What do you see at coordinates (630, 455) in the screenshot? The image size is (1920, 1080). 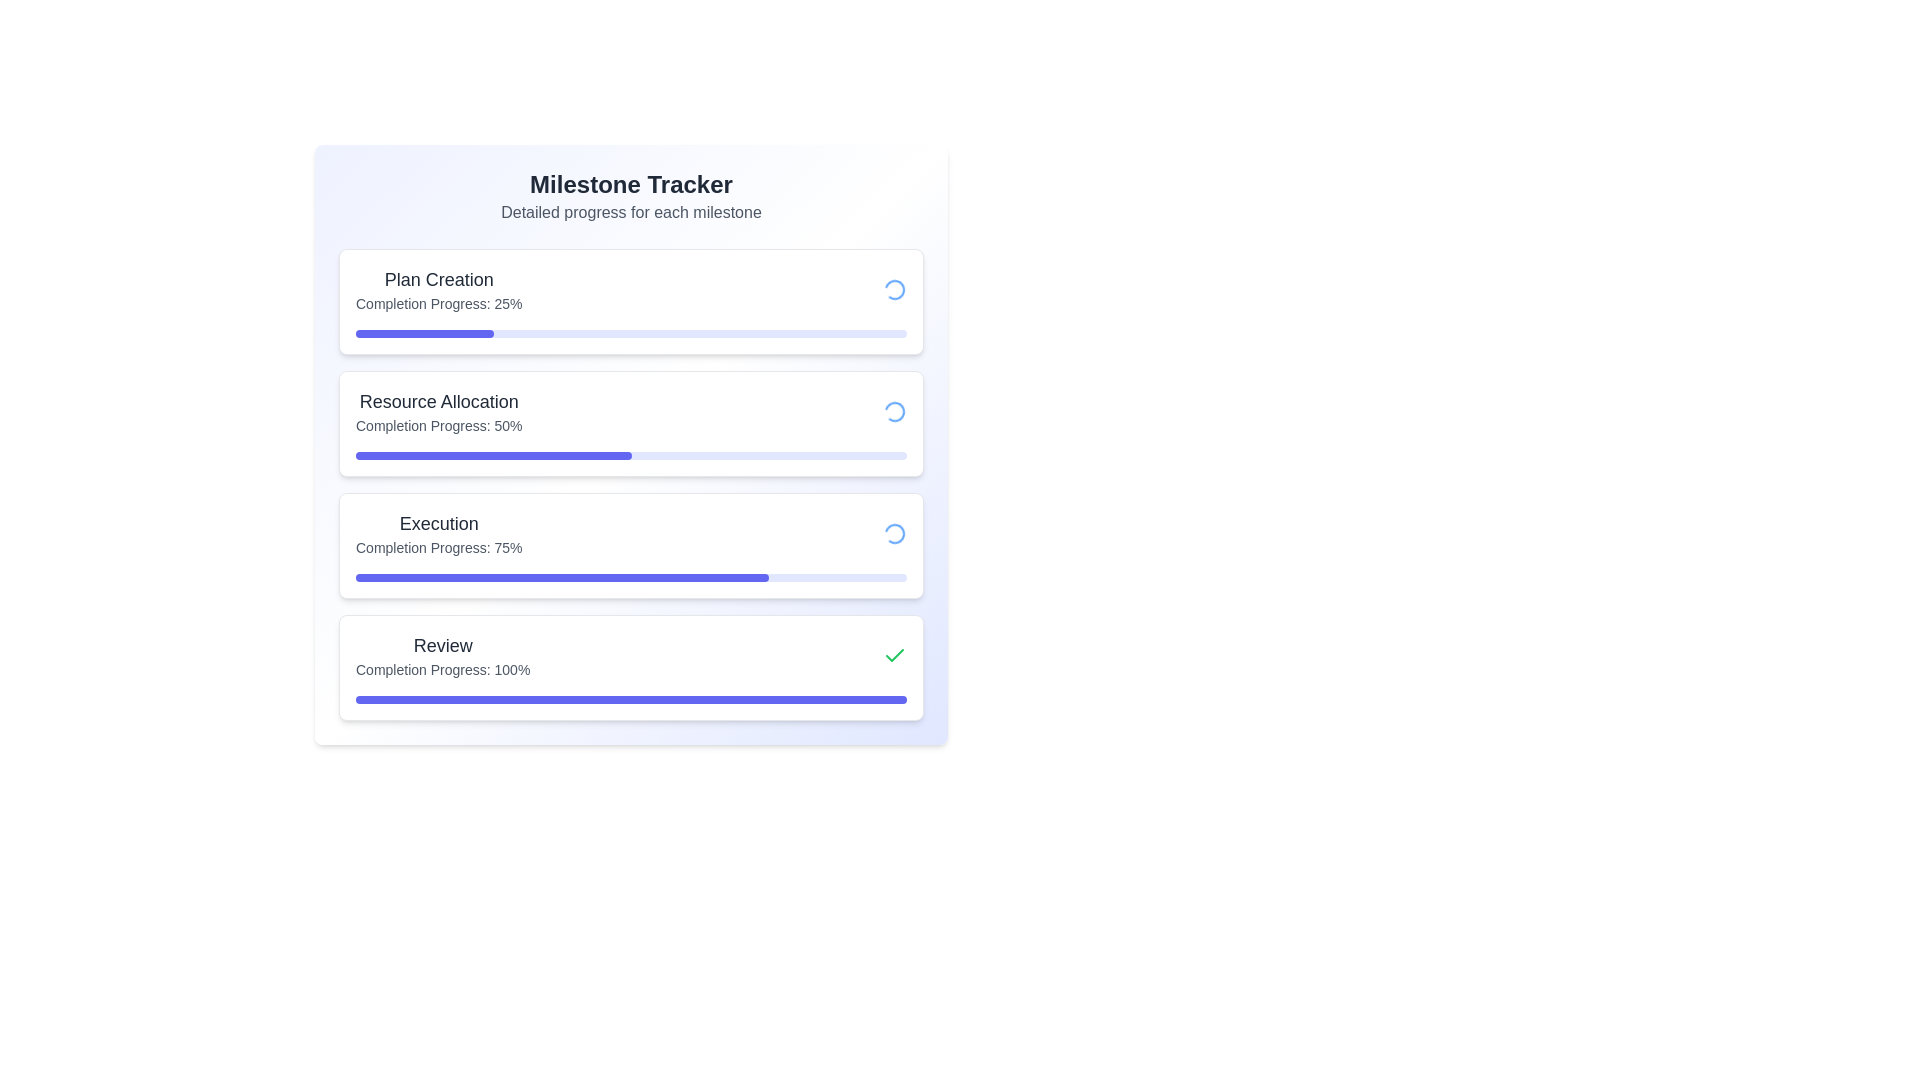 I see `the progress visually on the progress bar located centrally in the 'Resource Allocation' box, below the text 'Completion Progress: 50%'` at bounding box center [630, 455].